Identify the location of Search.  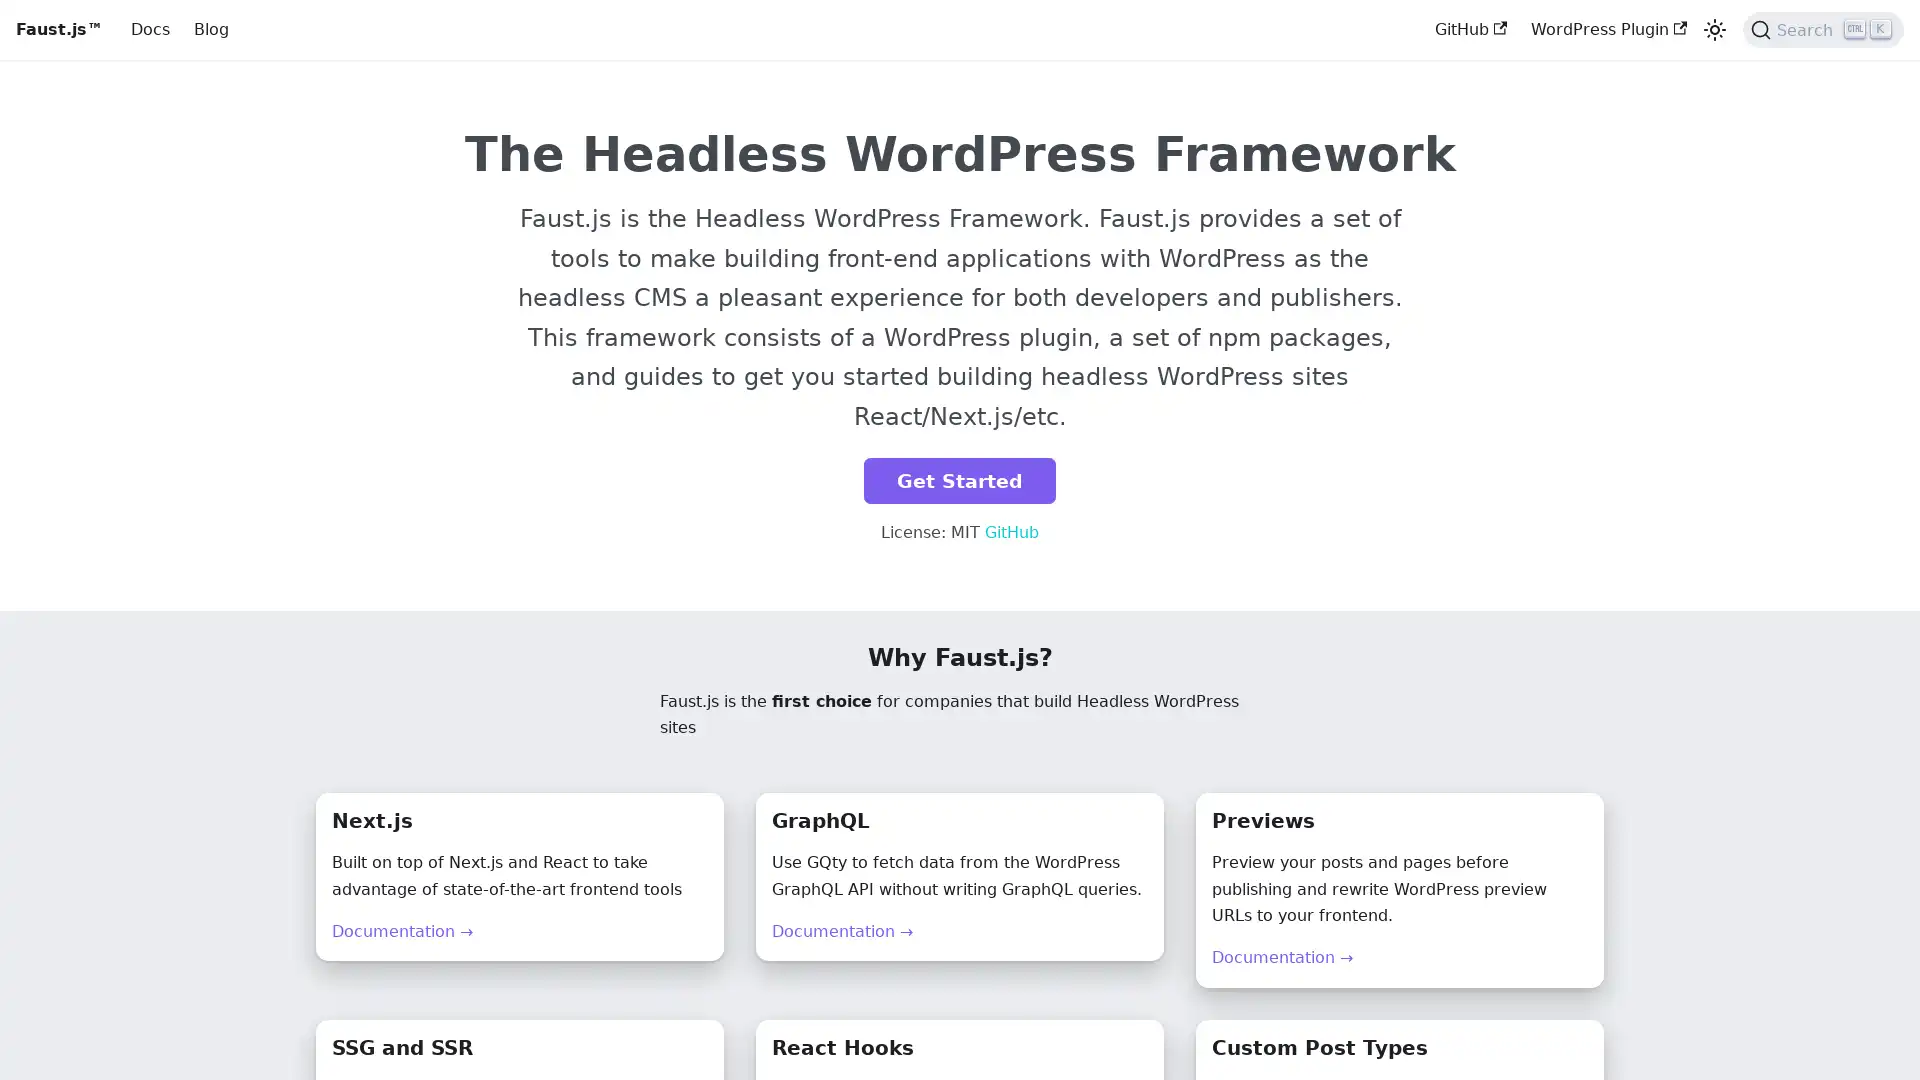
(1823, 30).